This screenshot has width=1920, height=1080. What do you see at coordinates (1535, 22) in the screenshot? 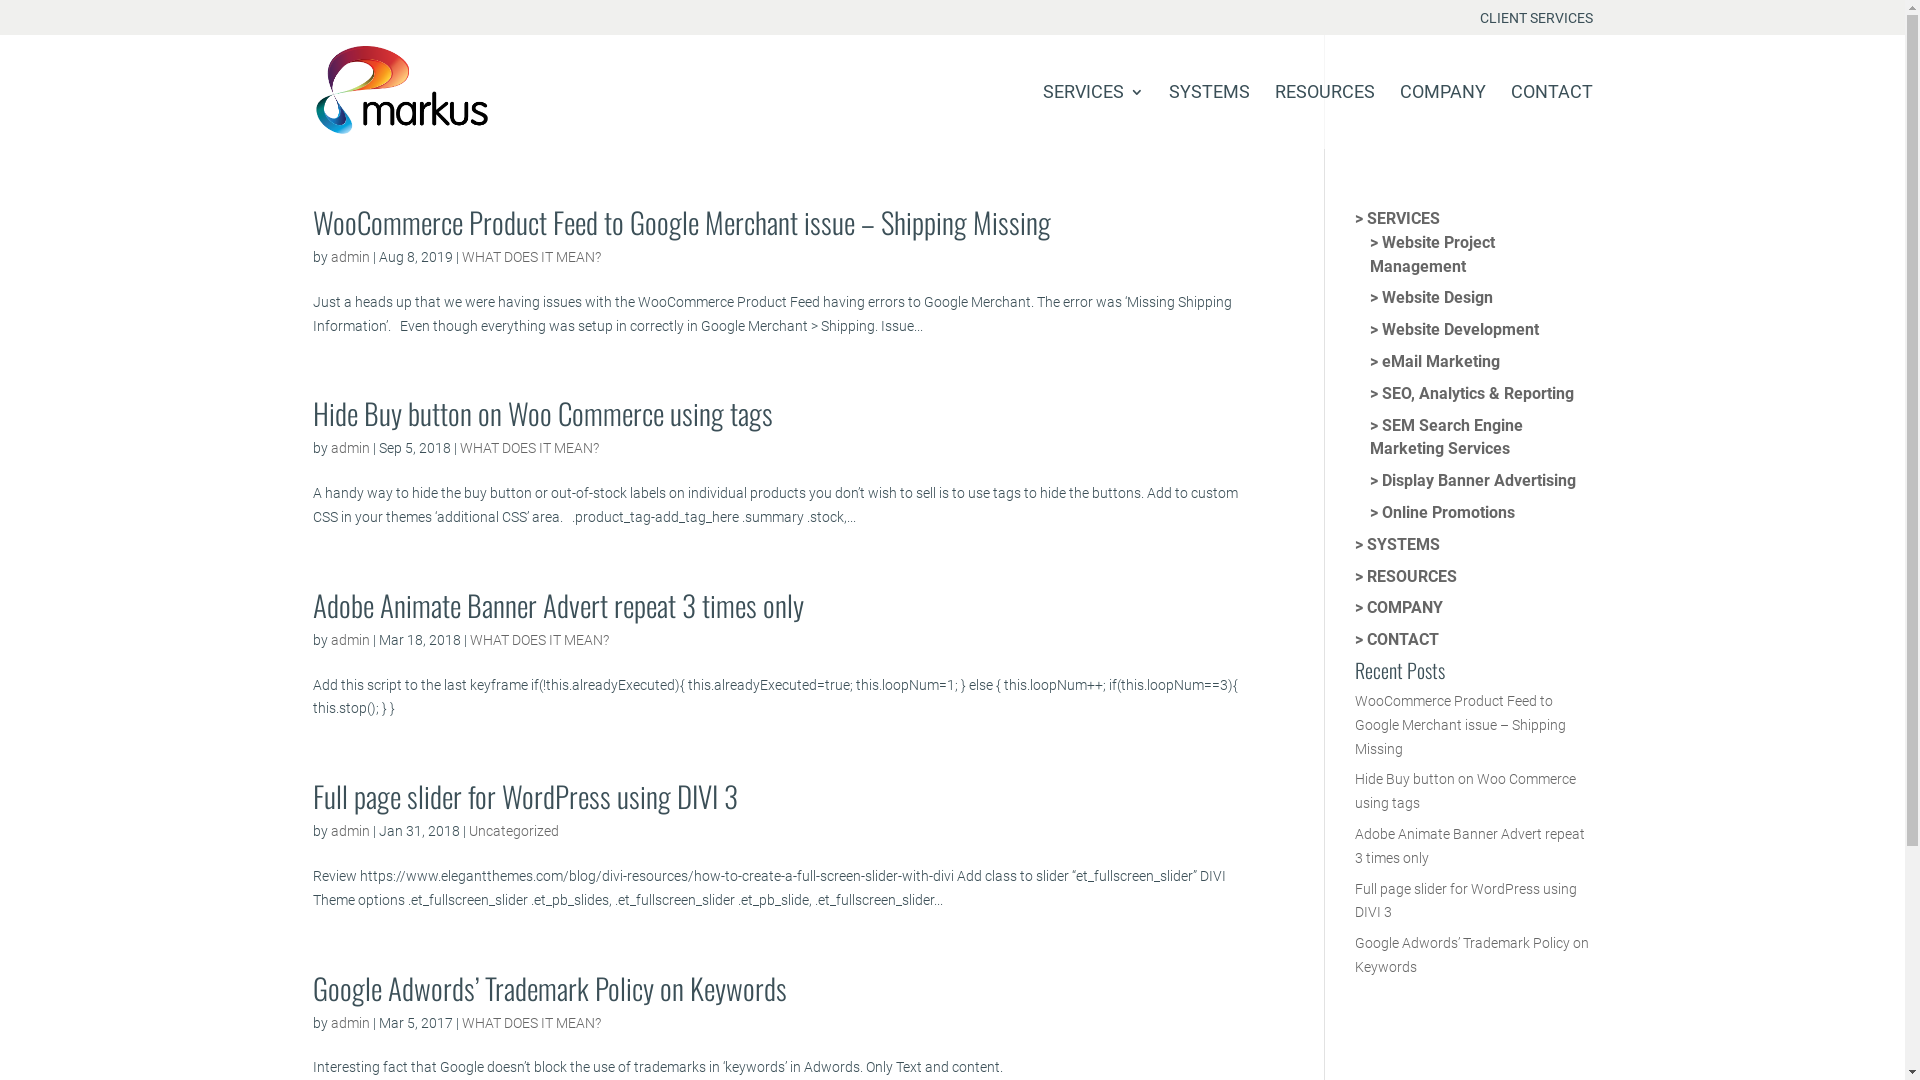
I see `'CLIENT SERVICES'` at bounding box center [1535, 22].